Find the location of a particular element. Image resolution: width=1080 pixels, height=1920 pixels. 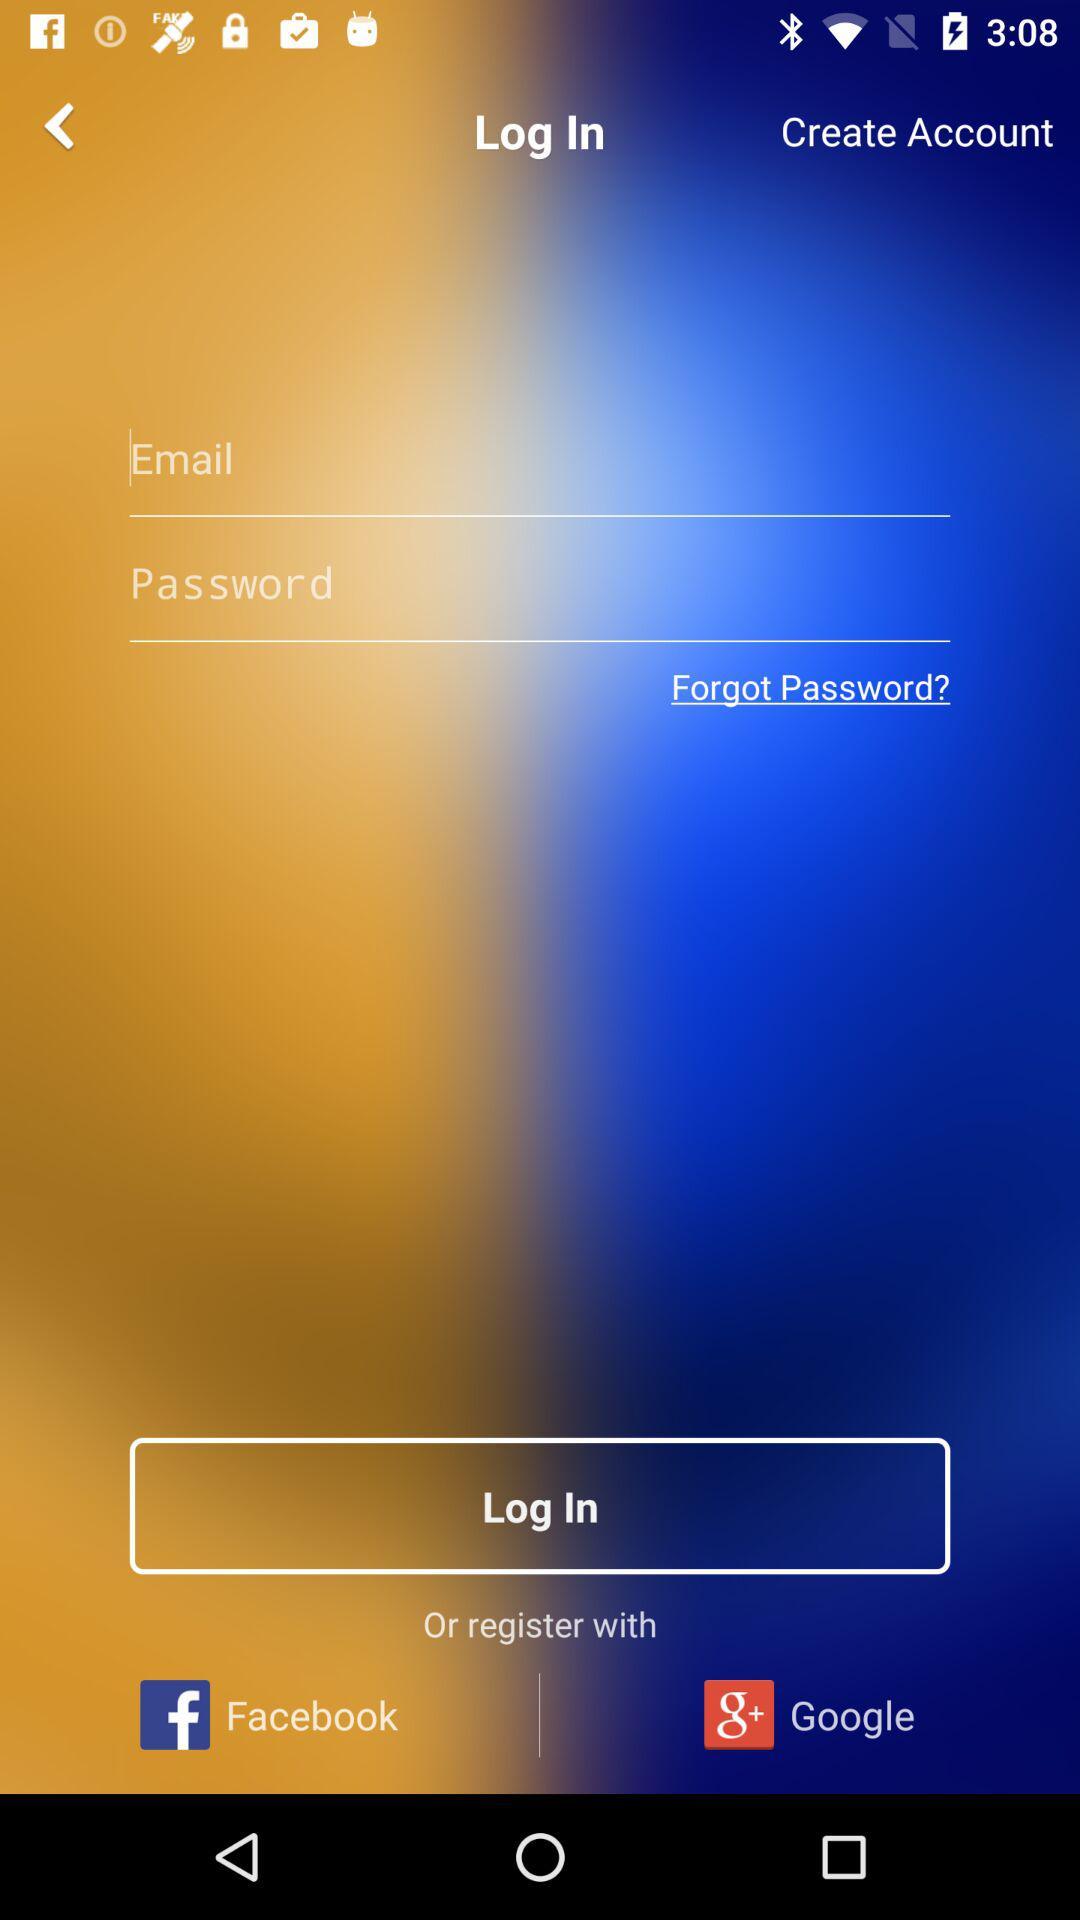

email is located at coordinates (540, 456).